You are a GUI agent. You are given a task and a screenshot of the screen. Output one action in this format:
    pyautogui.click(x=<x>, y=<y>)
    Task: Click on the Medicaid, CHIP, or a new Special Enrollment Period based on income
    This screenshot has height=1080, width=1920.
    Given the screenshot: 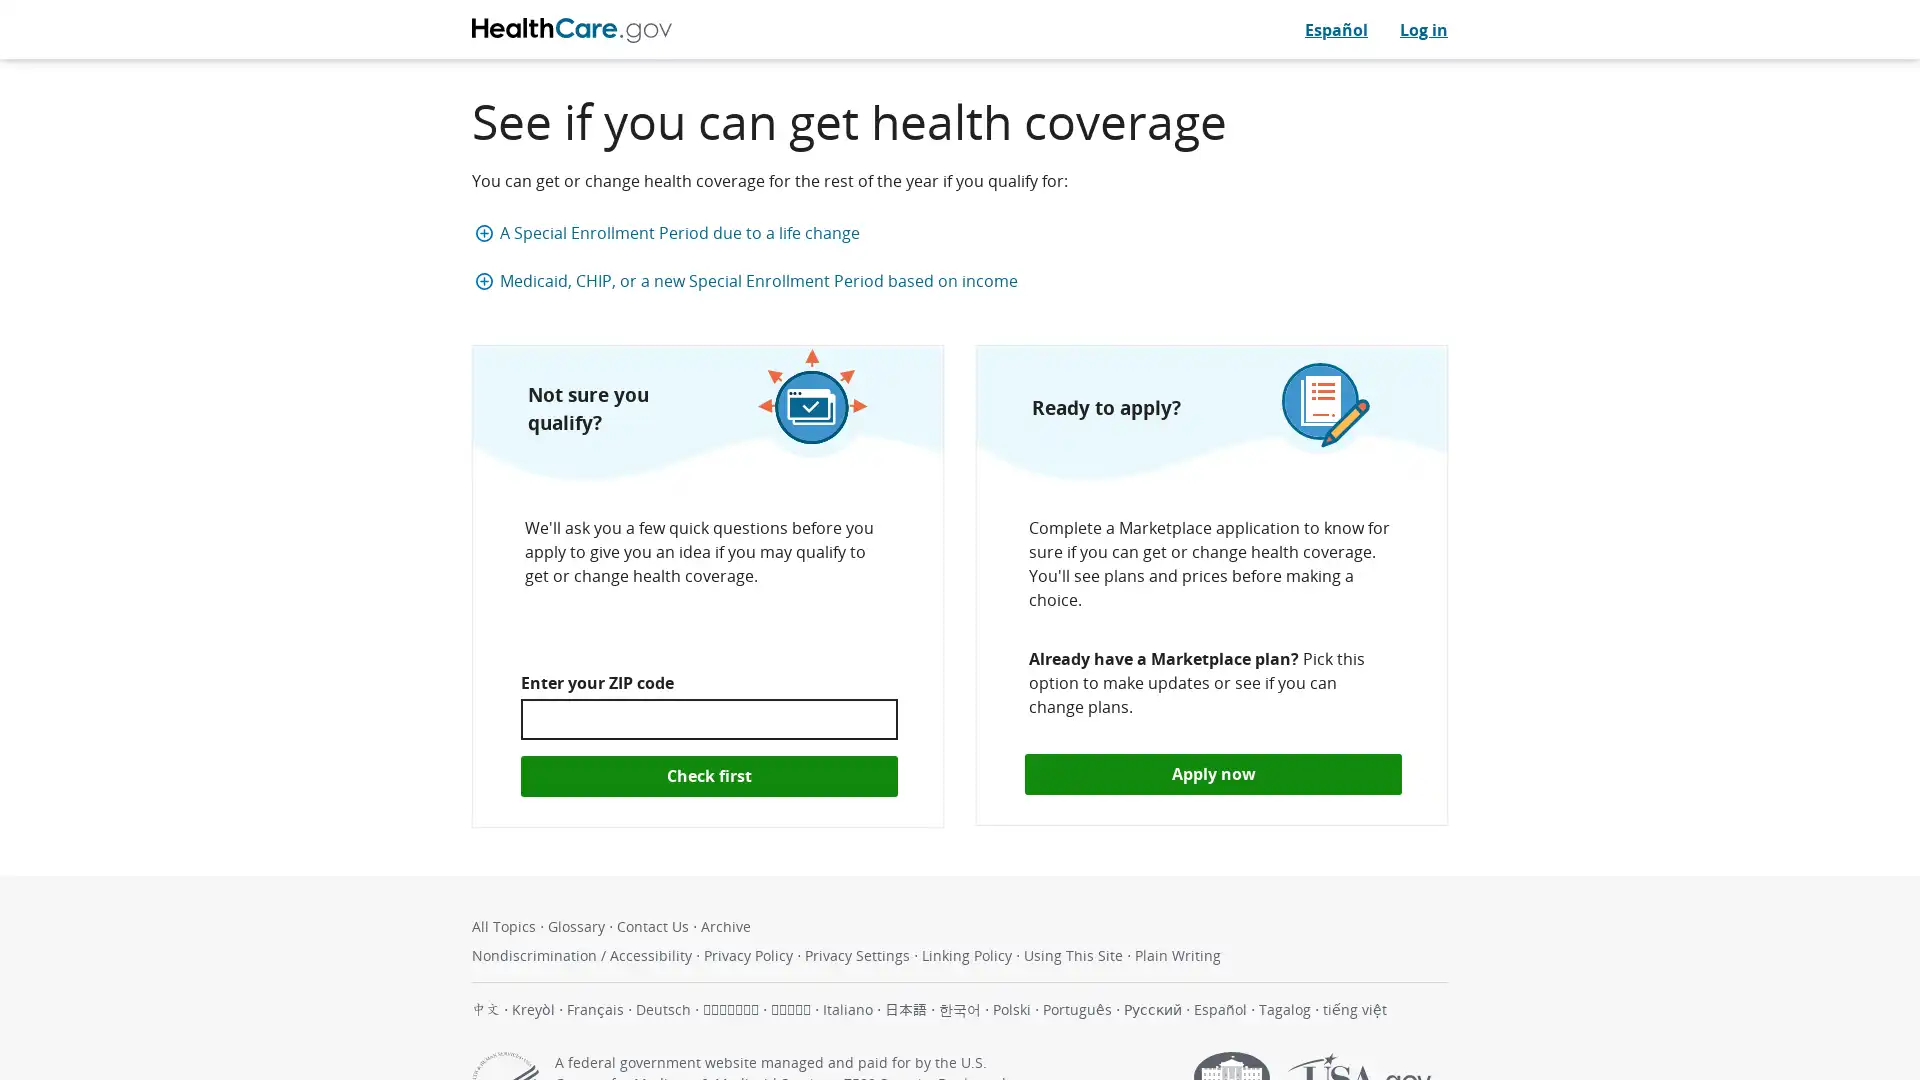 What is the action you would take?
    pyautogui.click(x=964, y=281)
    